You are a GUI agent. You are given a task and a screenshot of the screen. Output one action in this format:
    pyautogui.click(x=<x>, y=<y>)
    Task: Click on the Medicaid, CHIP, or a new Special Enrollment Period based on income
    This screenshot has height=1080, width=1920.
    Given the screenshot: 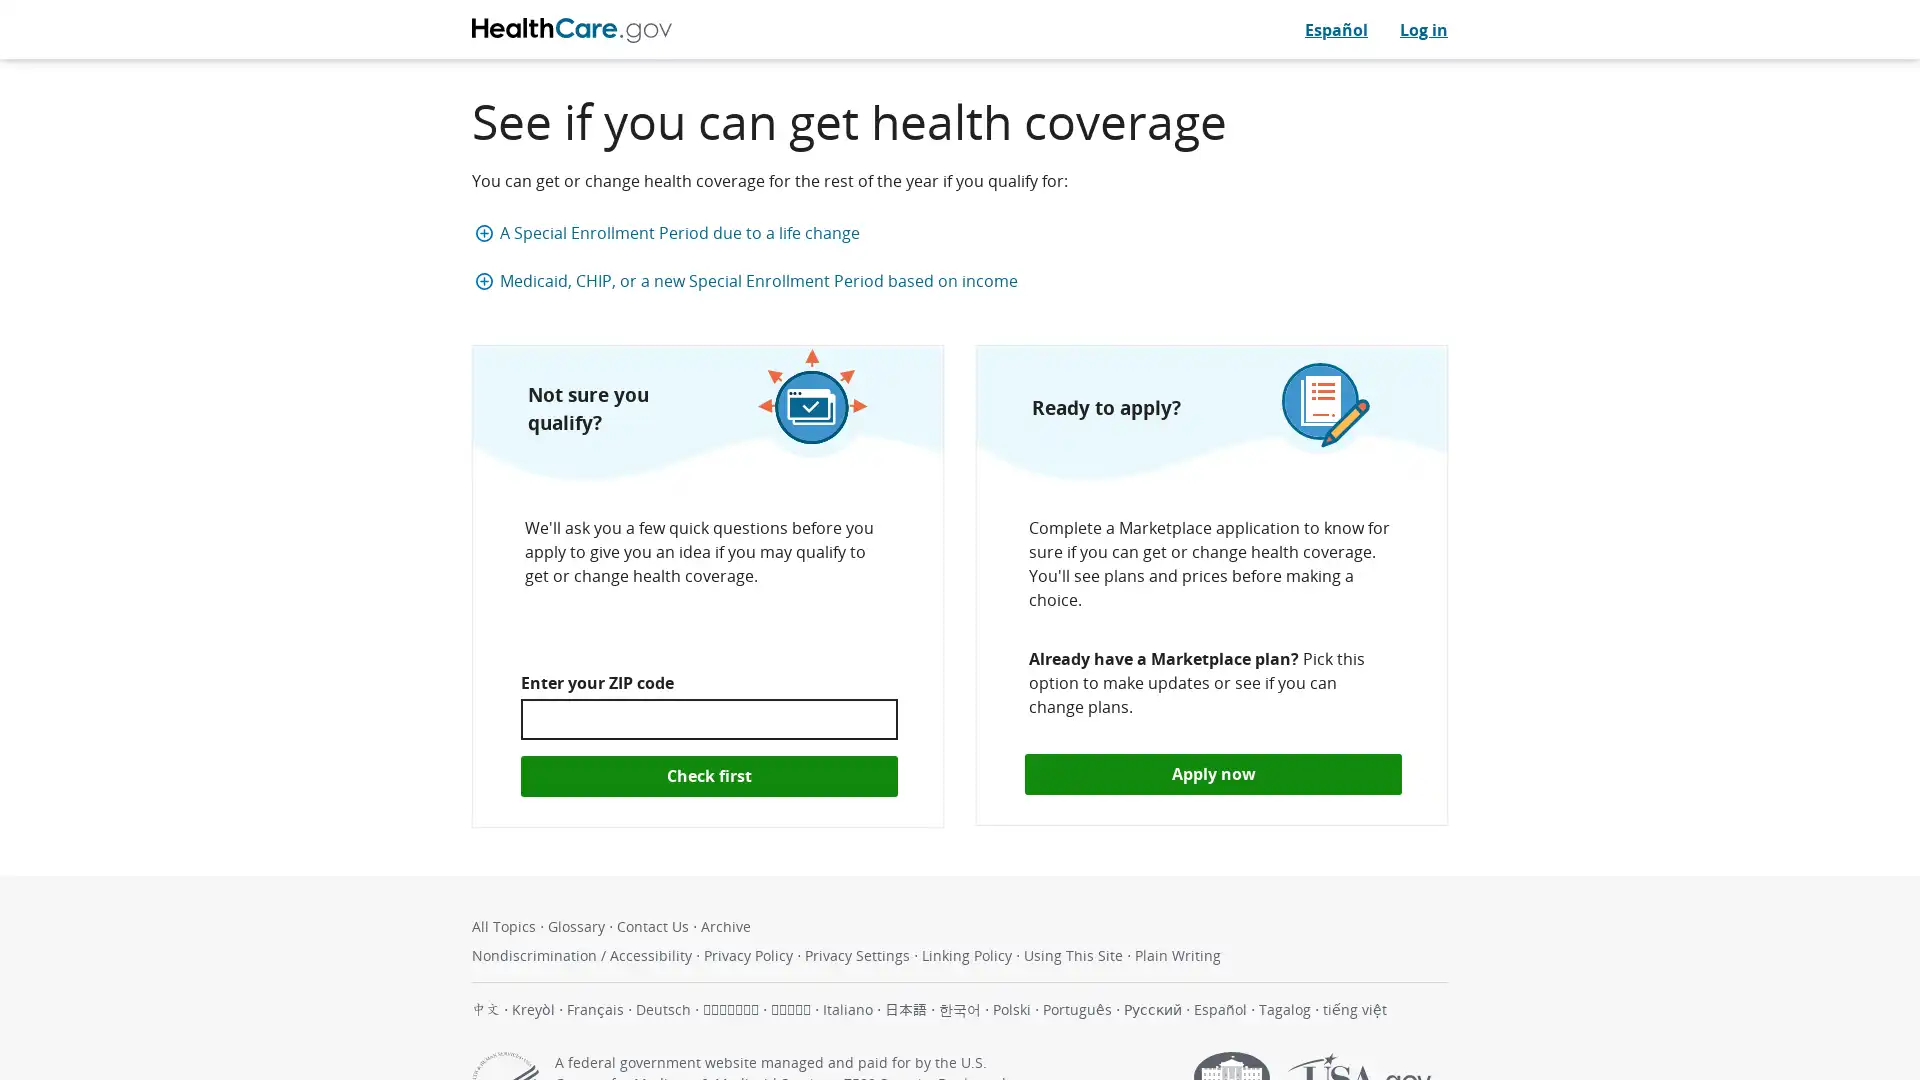 What is the action you would take?
    pyautogui.click(x=964, y=281)
    